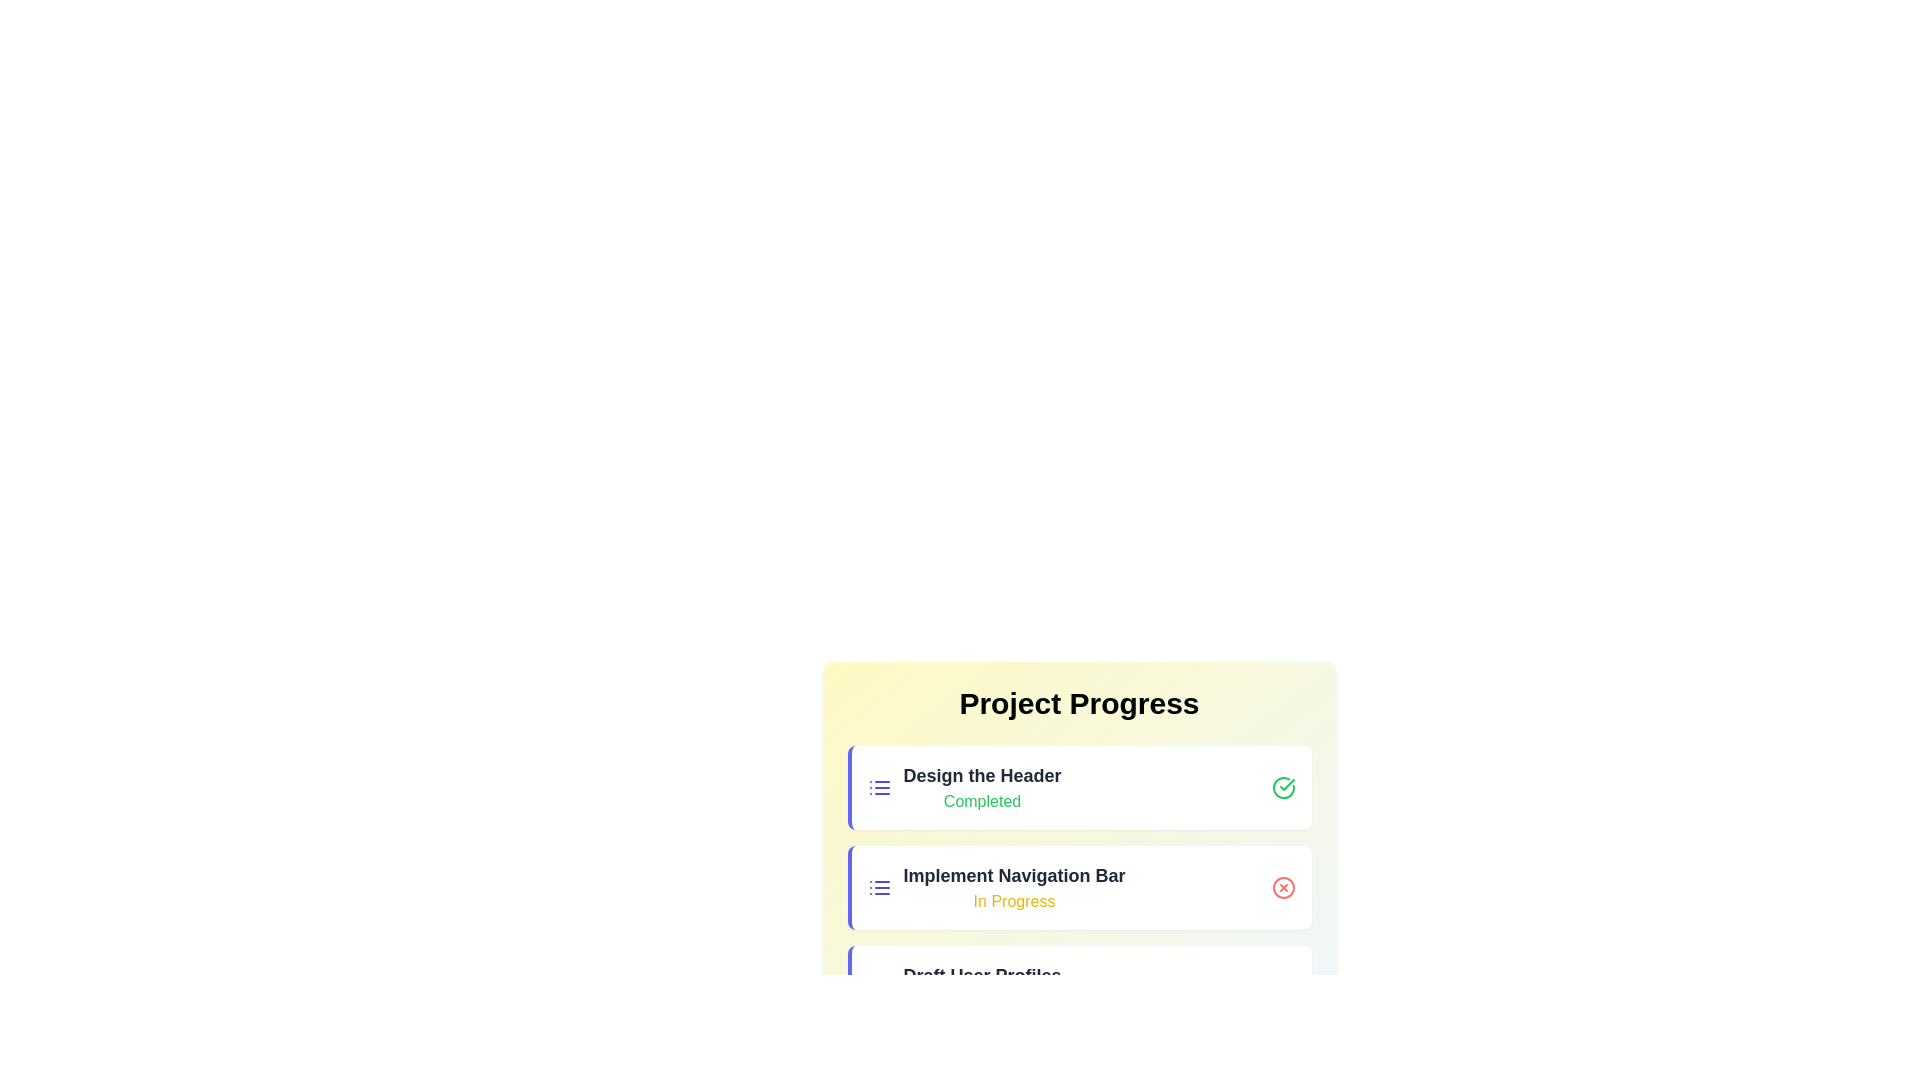 This screenshot has height=1080, width=1920. Describe the element at coordinates (1013, 874) in the screenshot. I see `the task title Implement Navigation Bar to expand or edit the task details` at that location.